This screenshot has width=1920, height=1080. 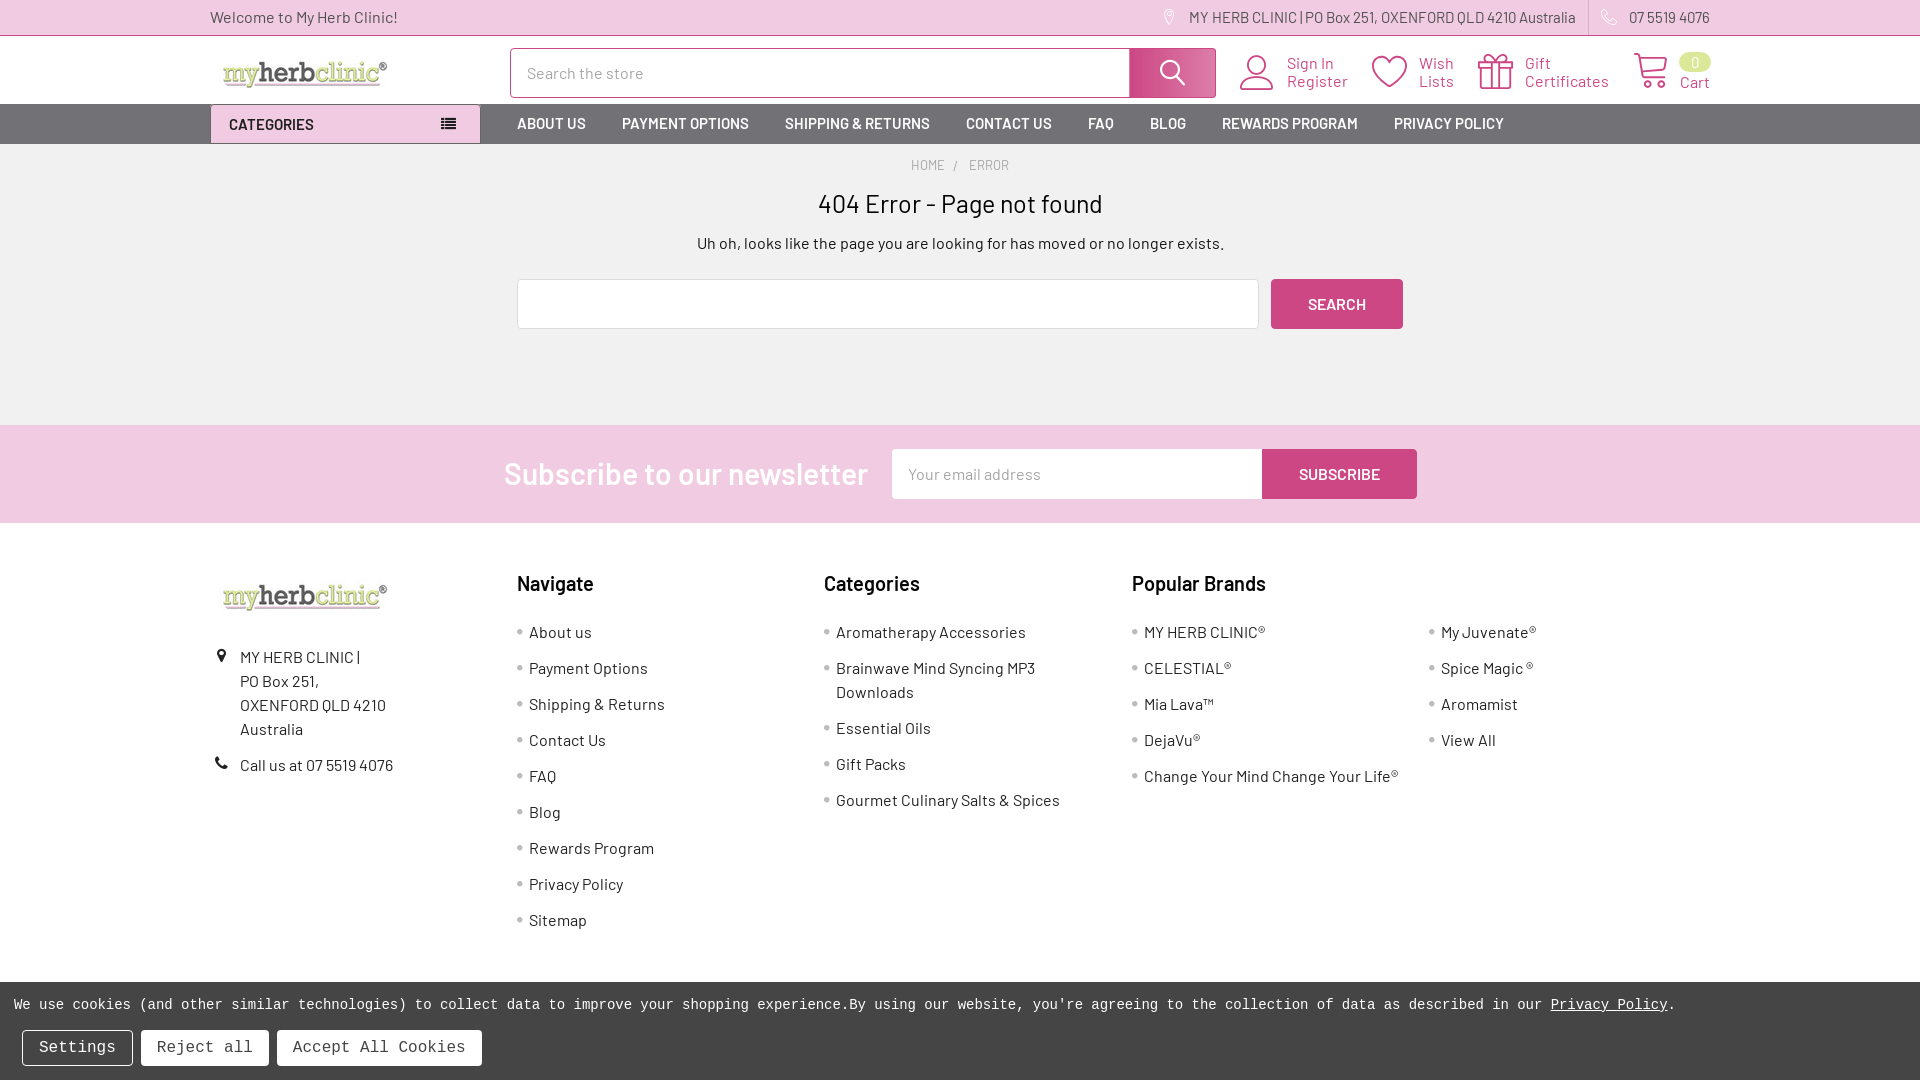 What do you see at coordinates (528, 702) in the screenshot?
I see `'Shipping & Returns'` at bounding box center [528, 702].